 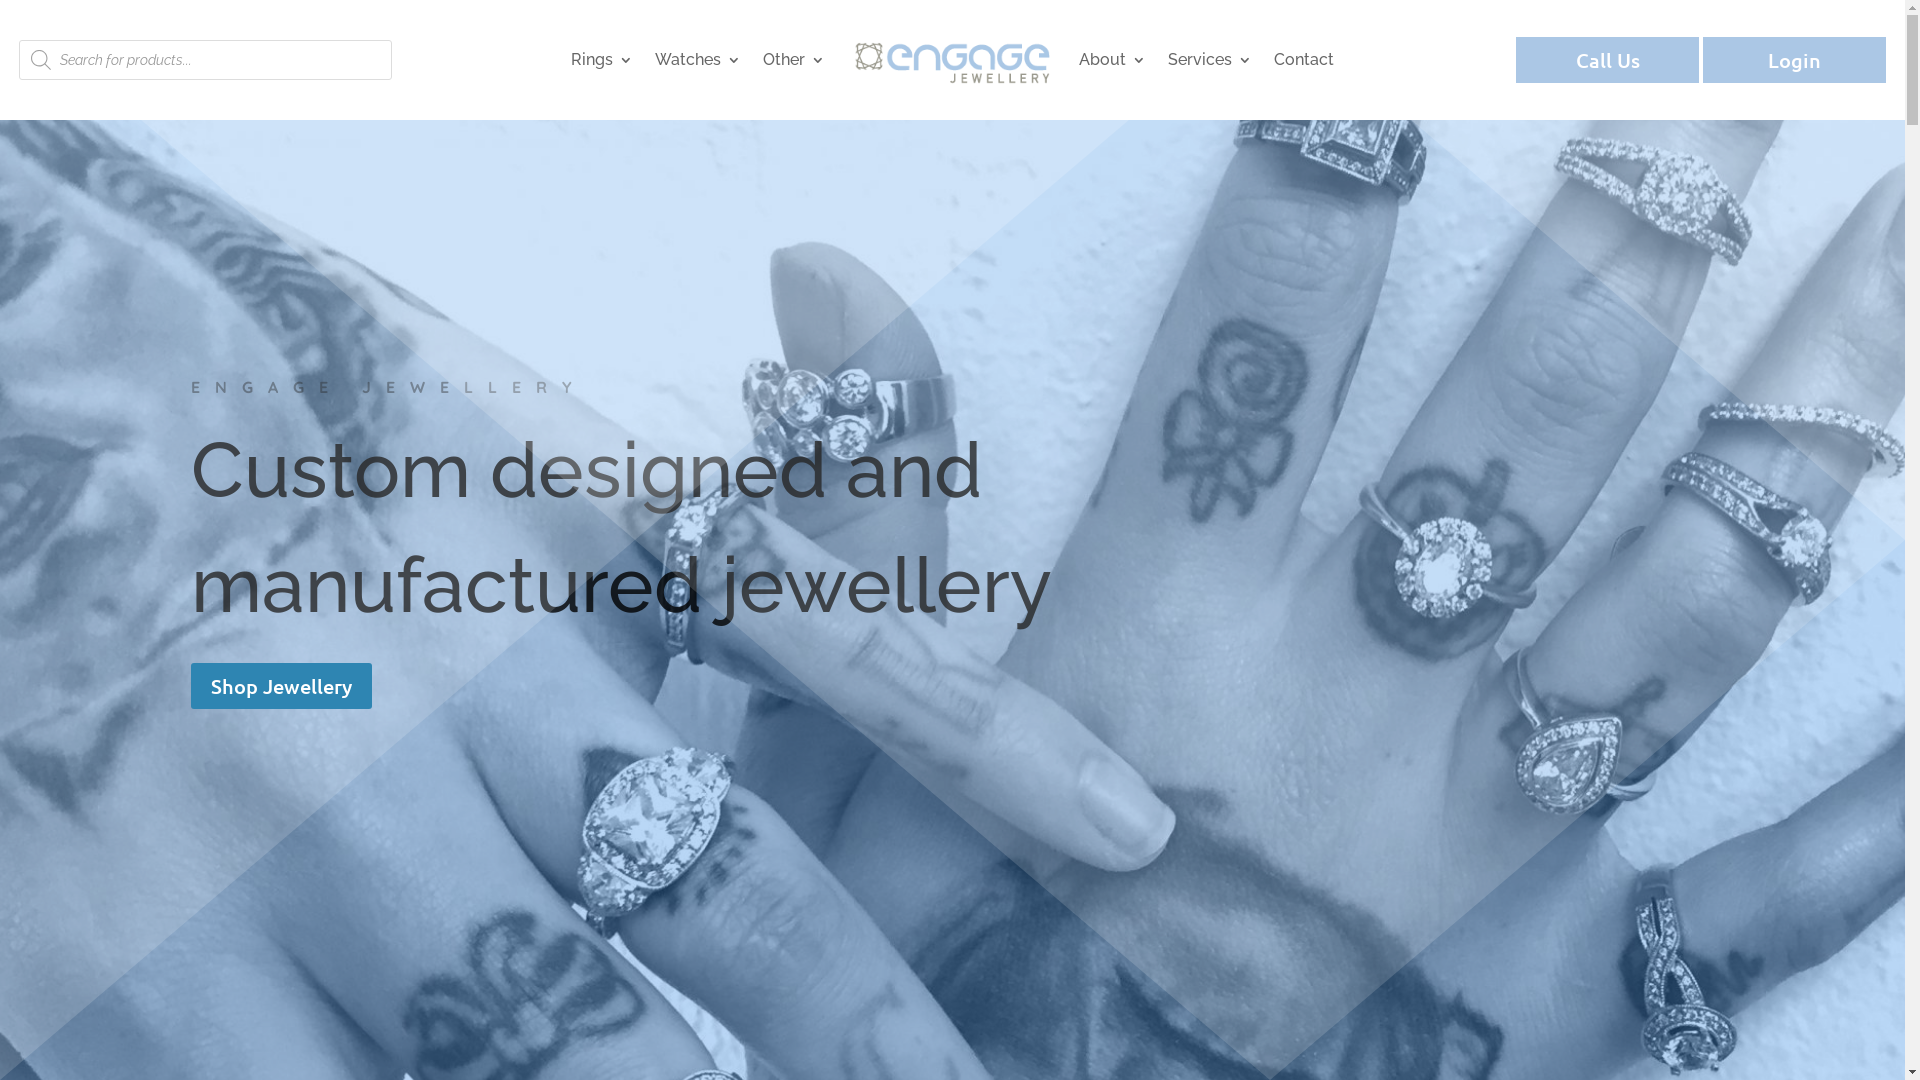 I want to click on 'Services', so click(x=1208, y=59).